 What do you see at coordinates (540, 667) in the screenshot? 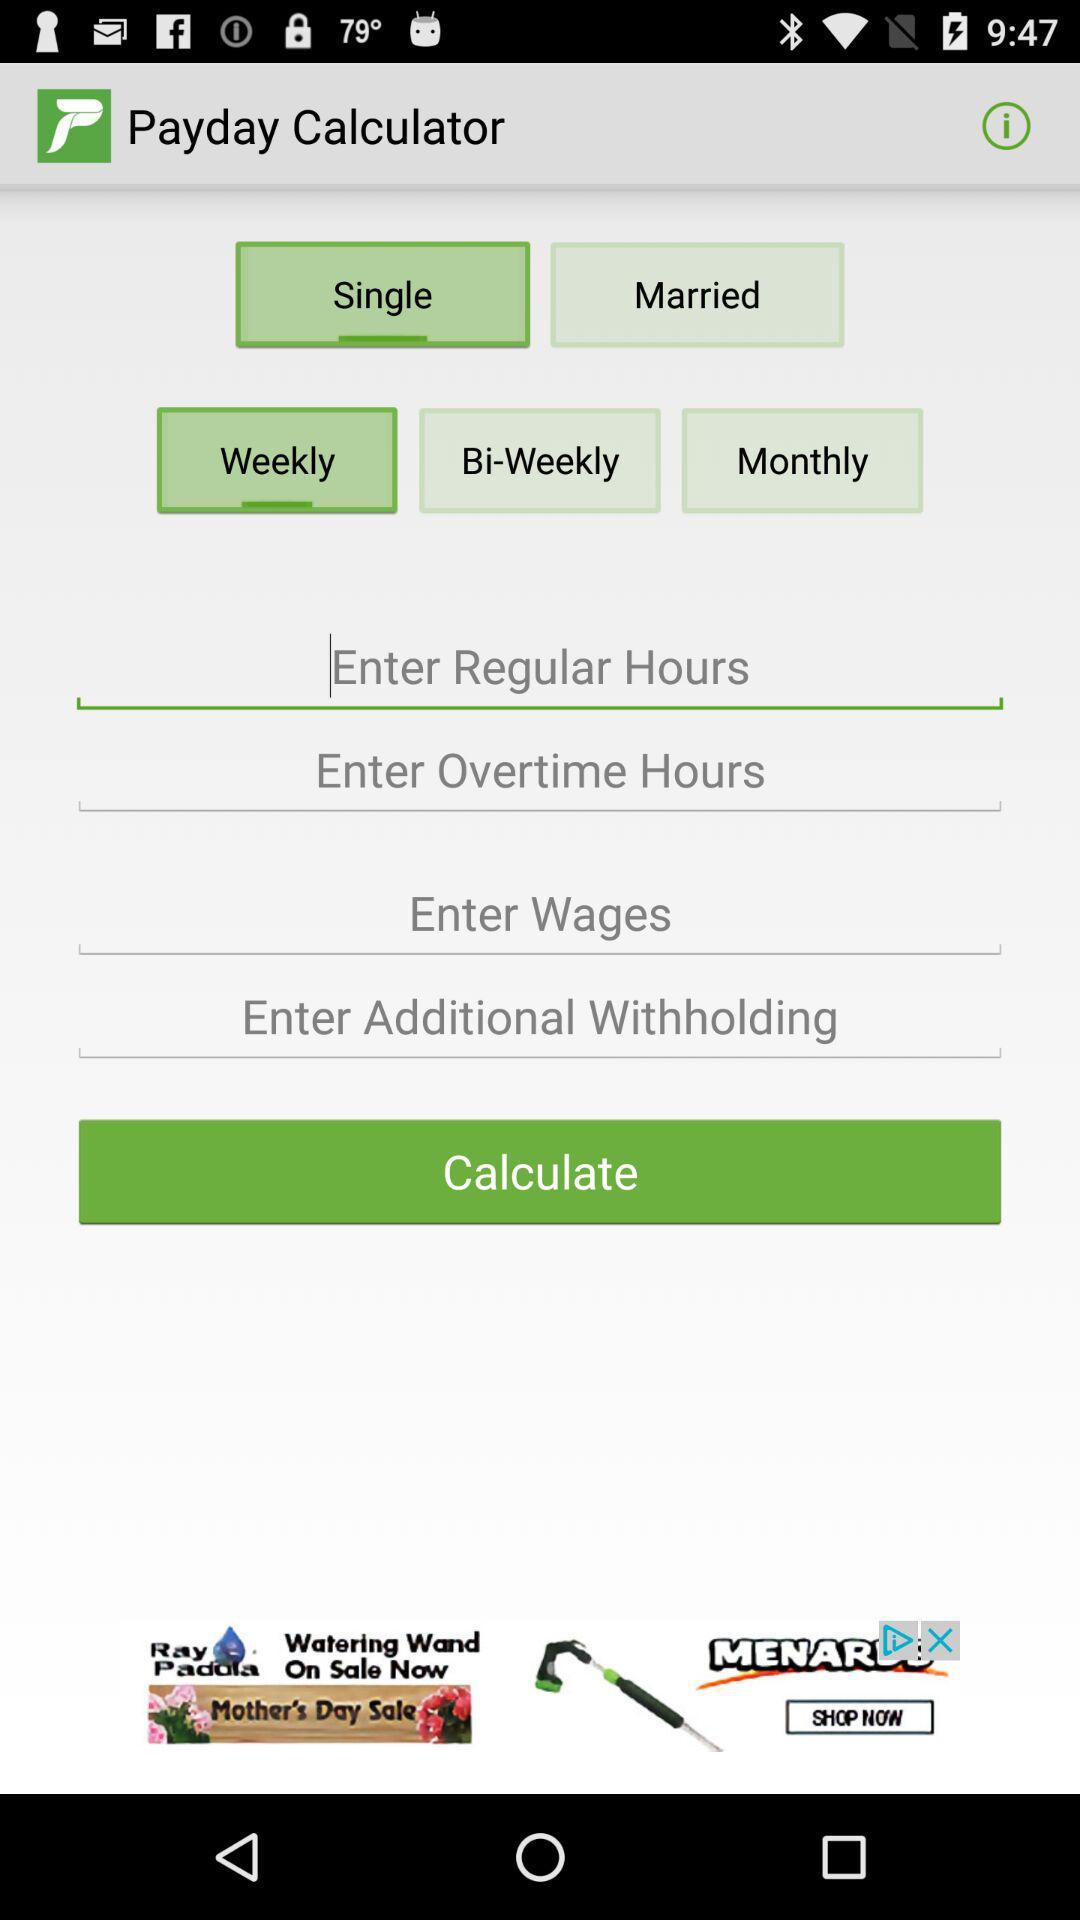
I see `the field above enter overtime hours` at bounding box center [540, 667].